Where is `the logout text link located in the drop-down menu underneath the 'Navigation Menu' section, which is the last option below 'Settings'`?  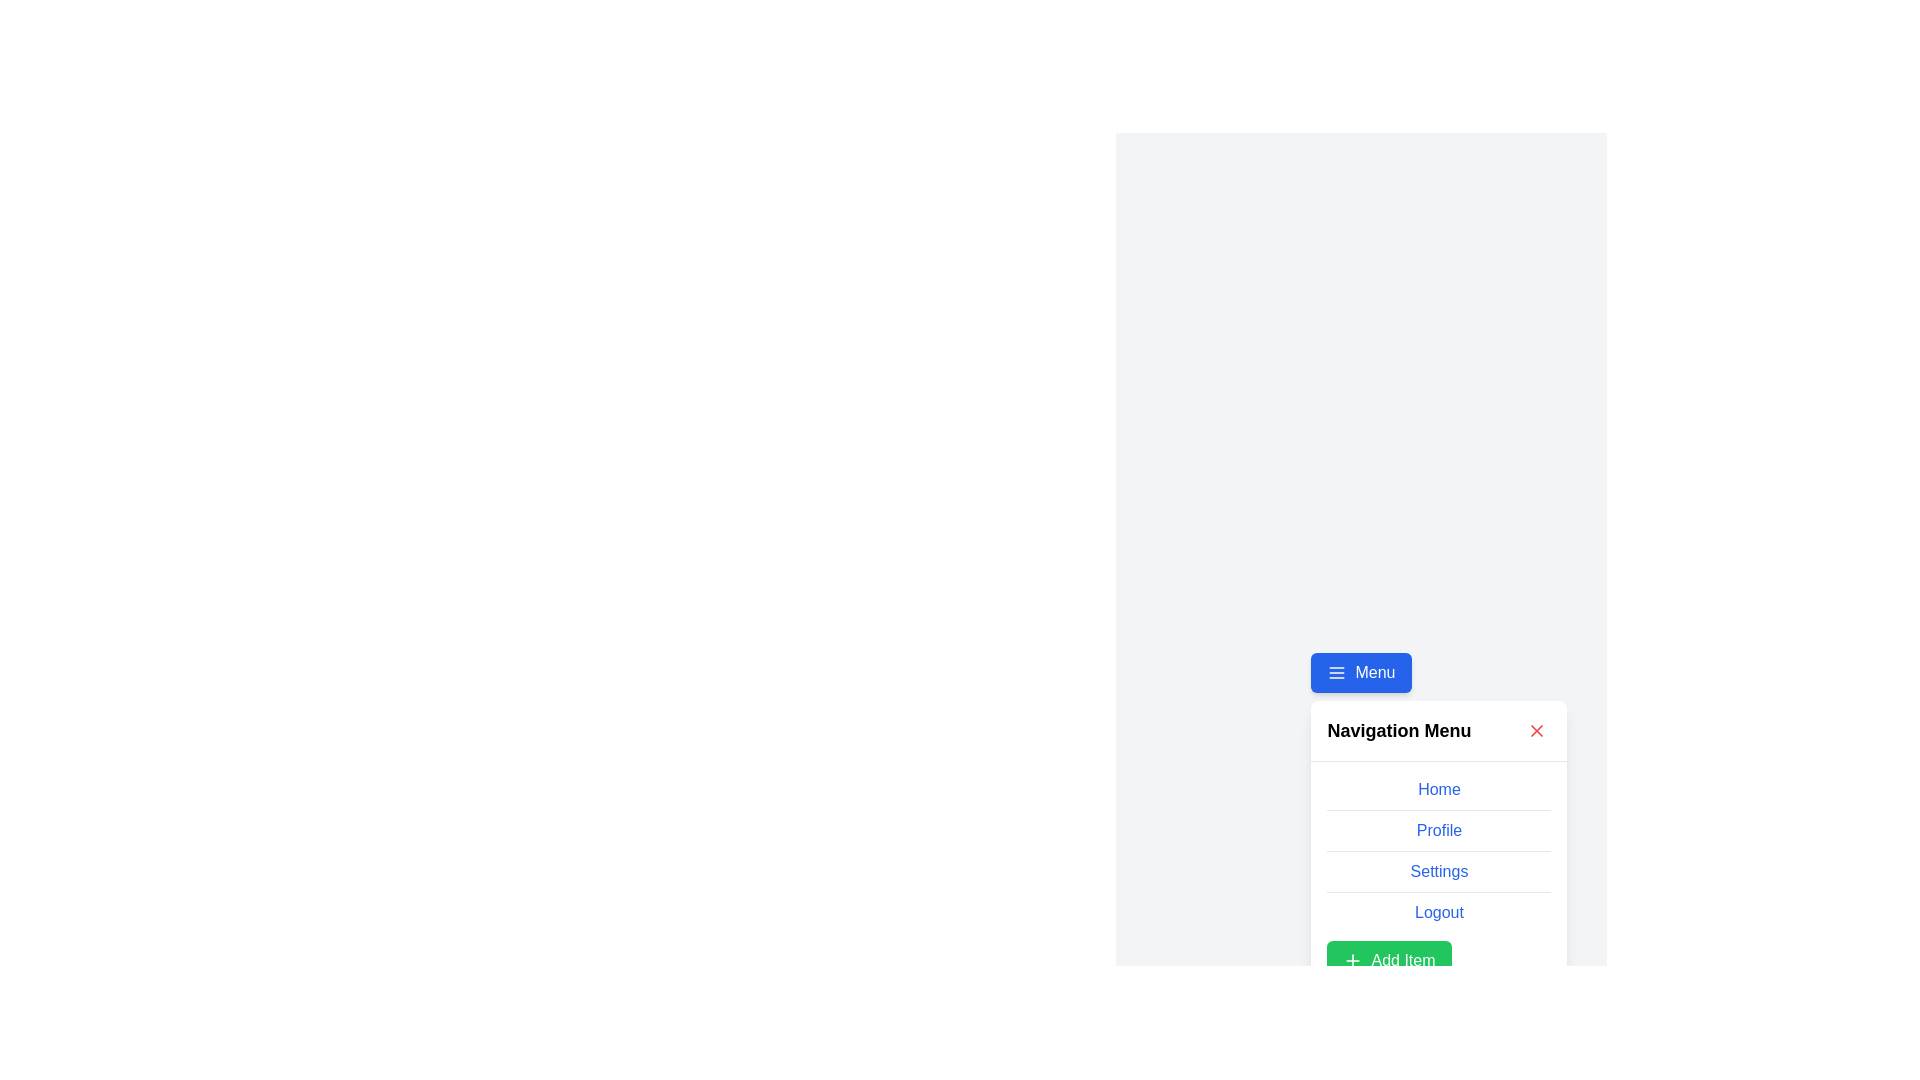
the logout text link located in the drop-down menu underneath the 'Navigation Menu' section, which is the last option below 'Settings' is located at coordinates (1438, 912).